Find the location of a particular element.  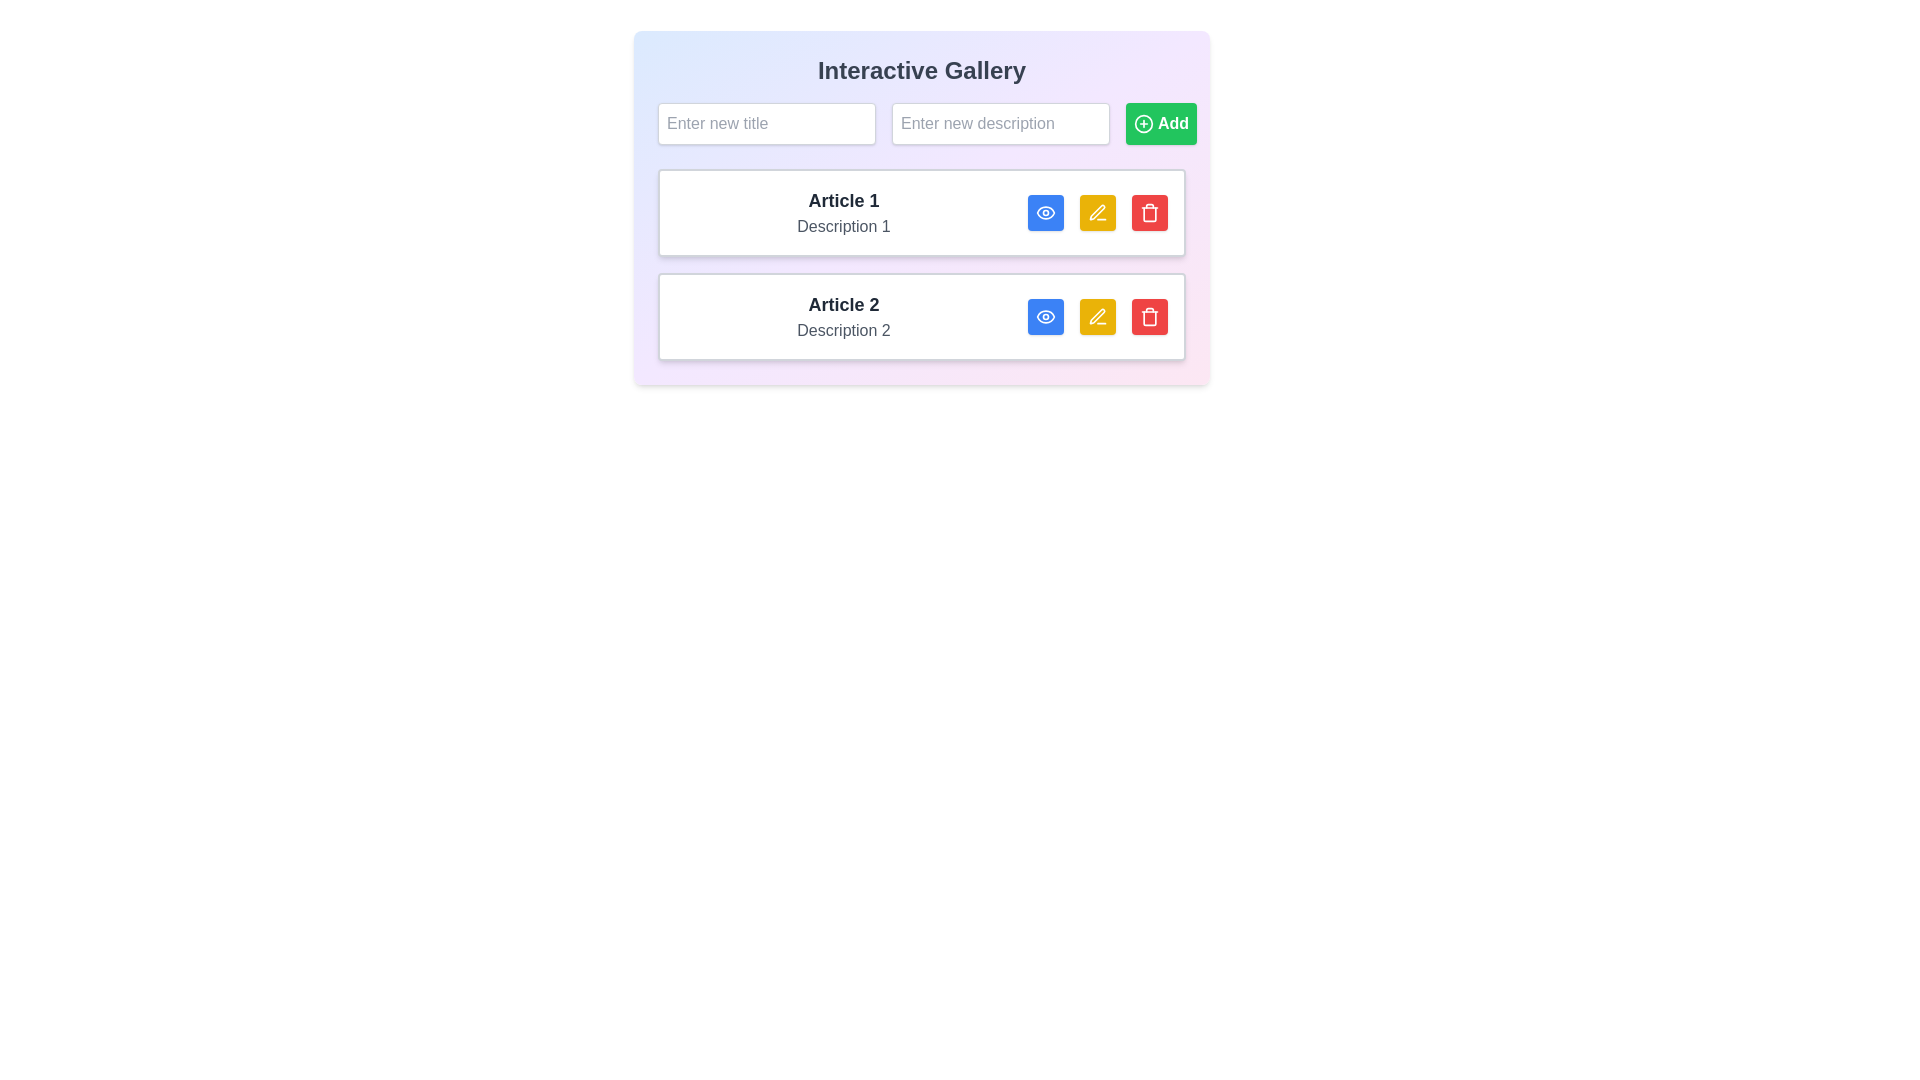

the small square button with a red background and a white trash can icon located at the far right of the second item labeled 'Article 2' is located at coordinates (1150, 315).